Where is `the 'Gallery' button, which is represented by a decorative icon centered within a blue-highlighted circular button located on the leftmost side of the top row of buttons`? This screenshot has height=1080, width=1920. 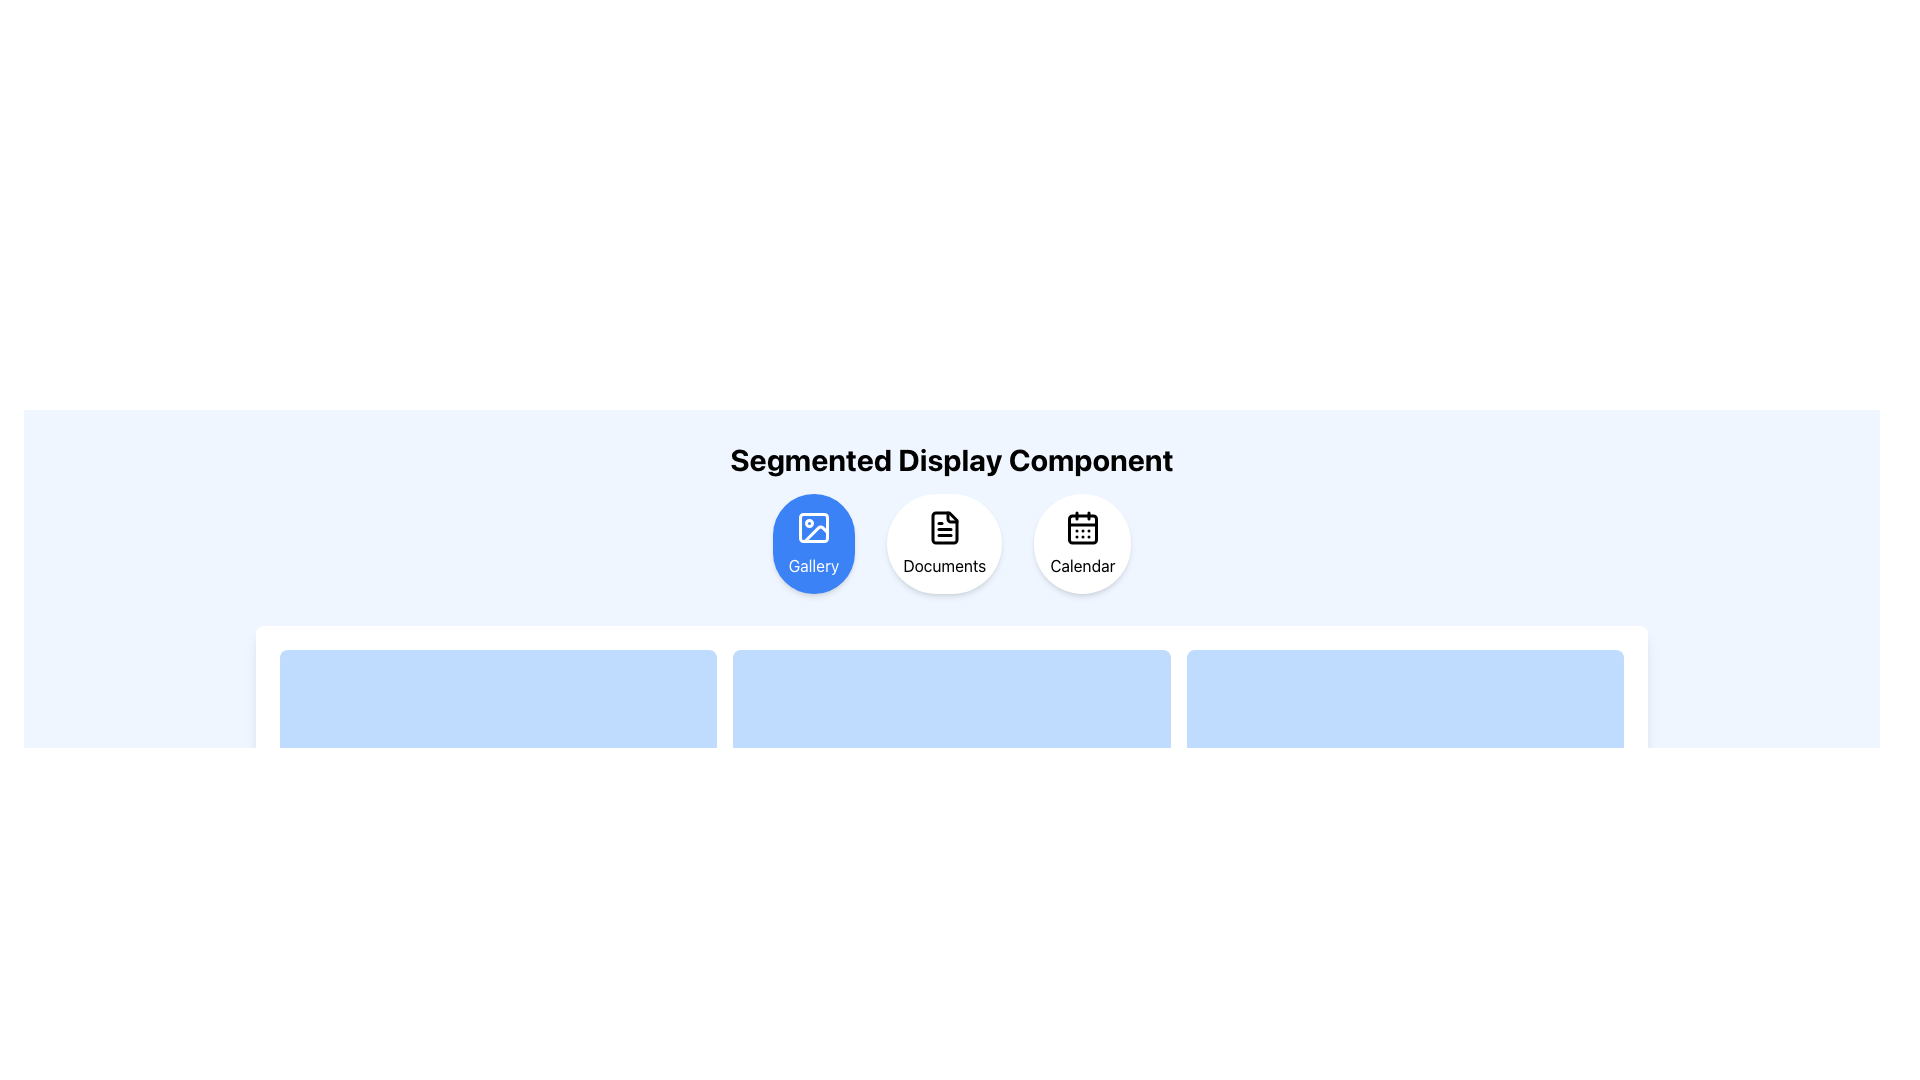 the 'Gallery' button, which is represented by a decorative icon centered within a blue-highlighted circular button located on the leftmost side of the top row of buttons is located at coordinates (813, 527).